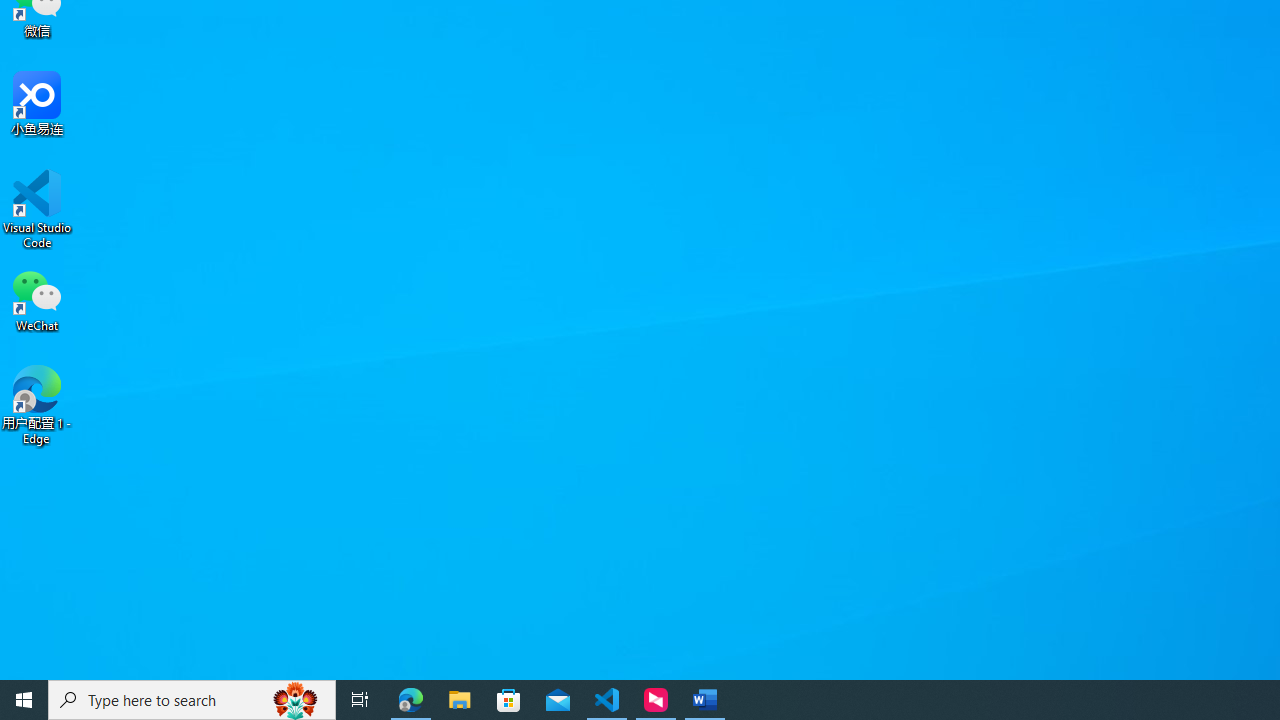 The height and width of the screenshot is (720, 1280). I want to click on 'Word - 1 running window', so click(705, 698).